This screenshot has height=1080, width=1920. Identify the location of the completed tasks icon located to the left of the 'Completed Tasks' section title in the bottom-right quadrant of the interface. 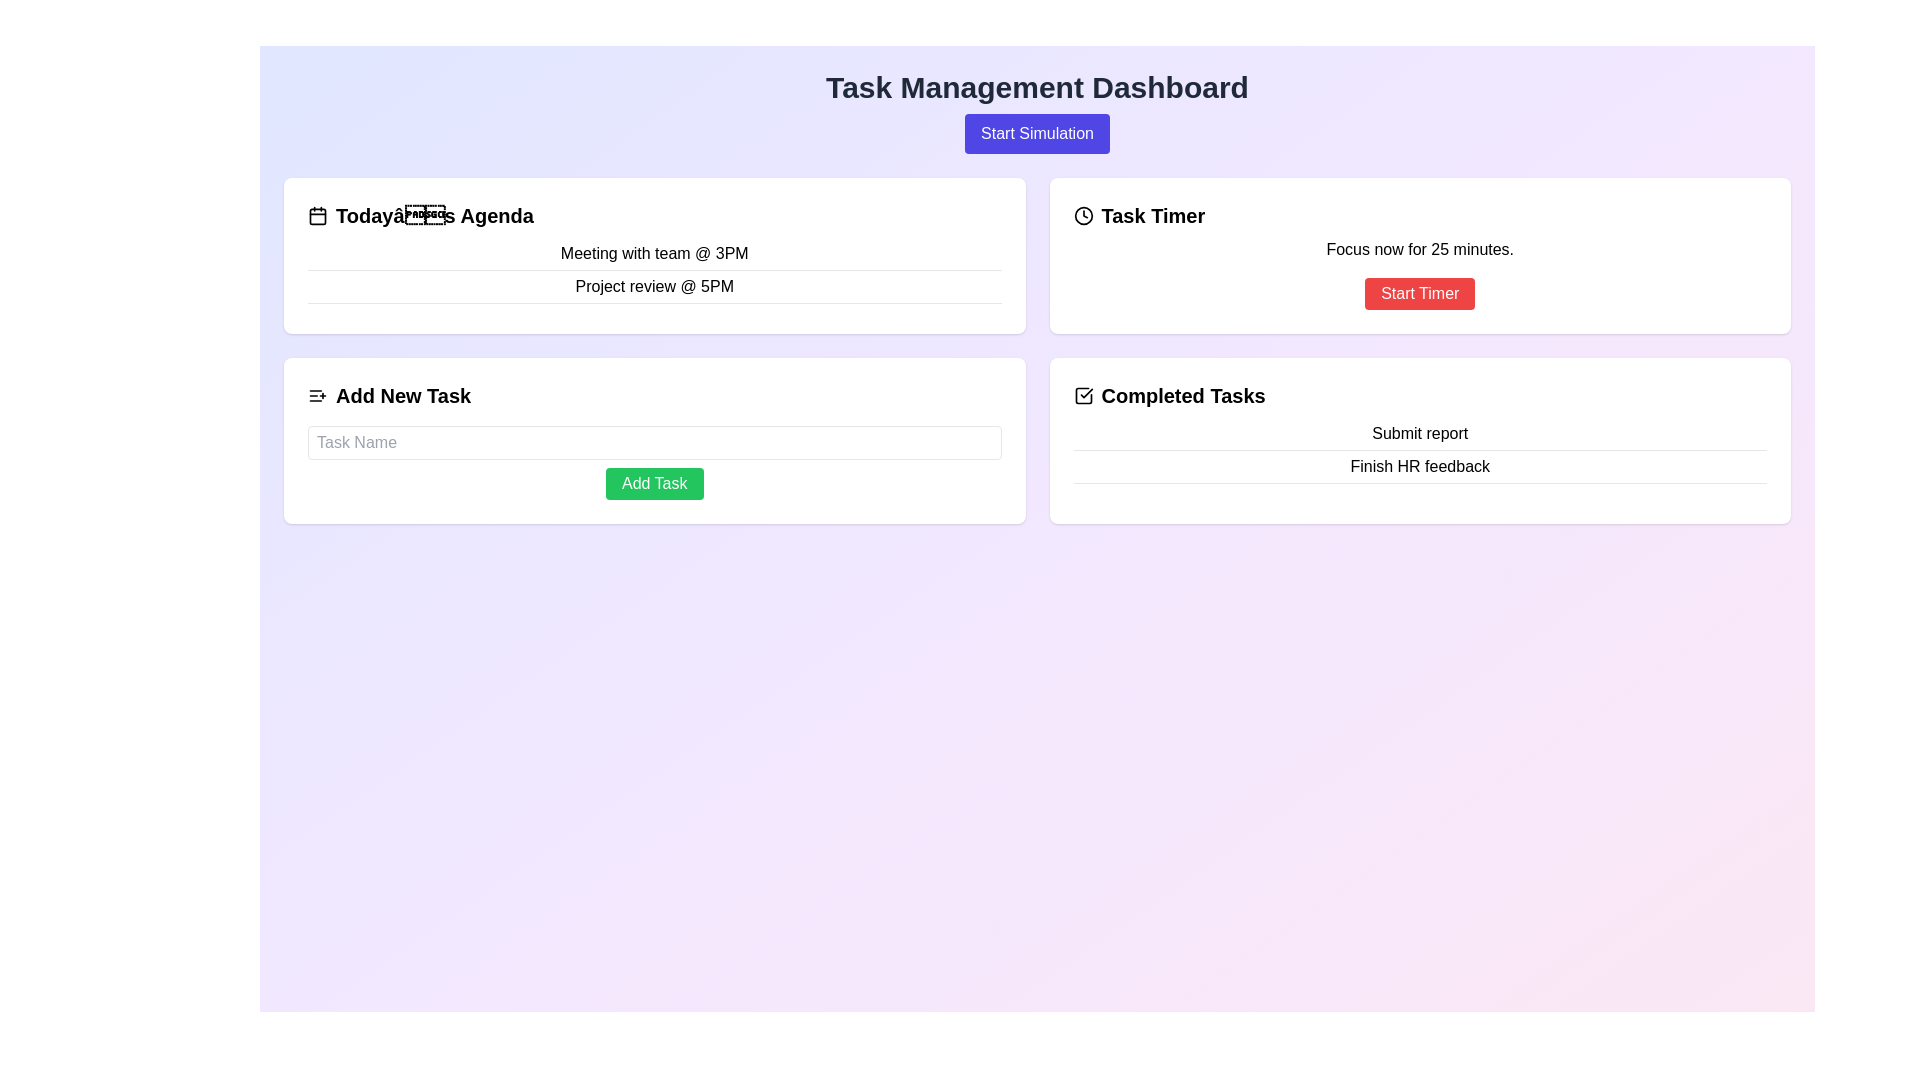
(1082, 396).